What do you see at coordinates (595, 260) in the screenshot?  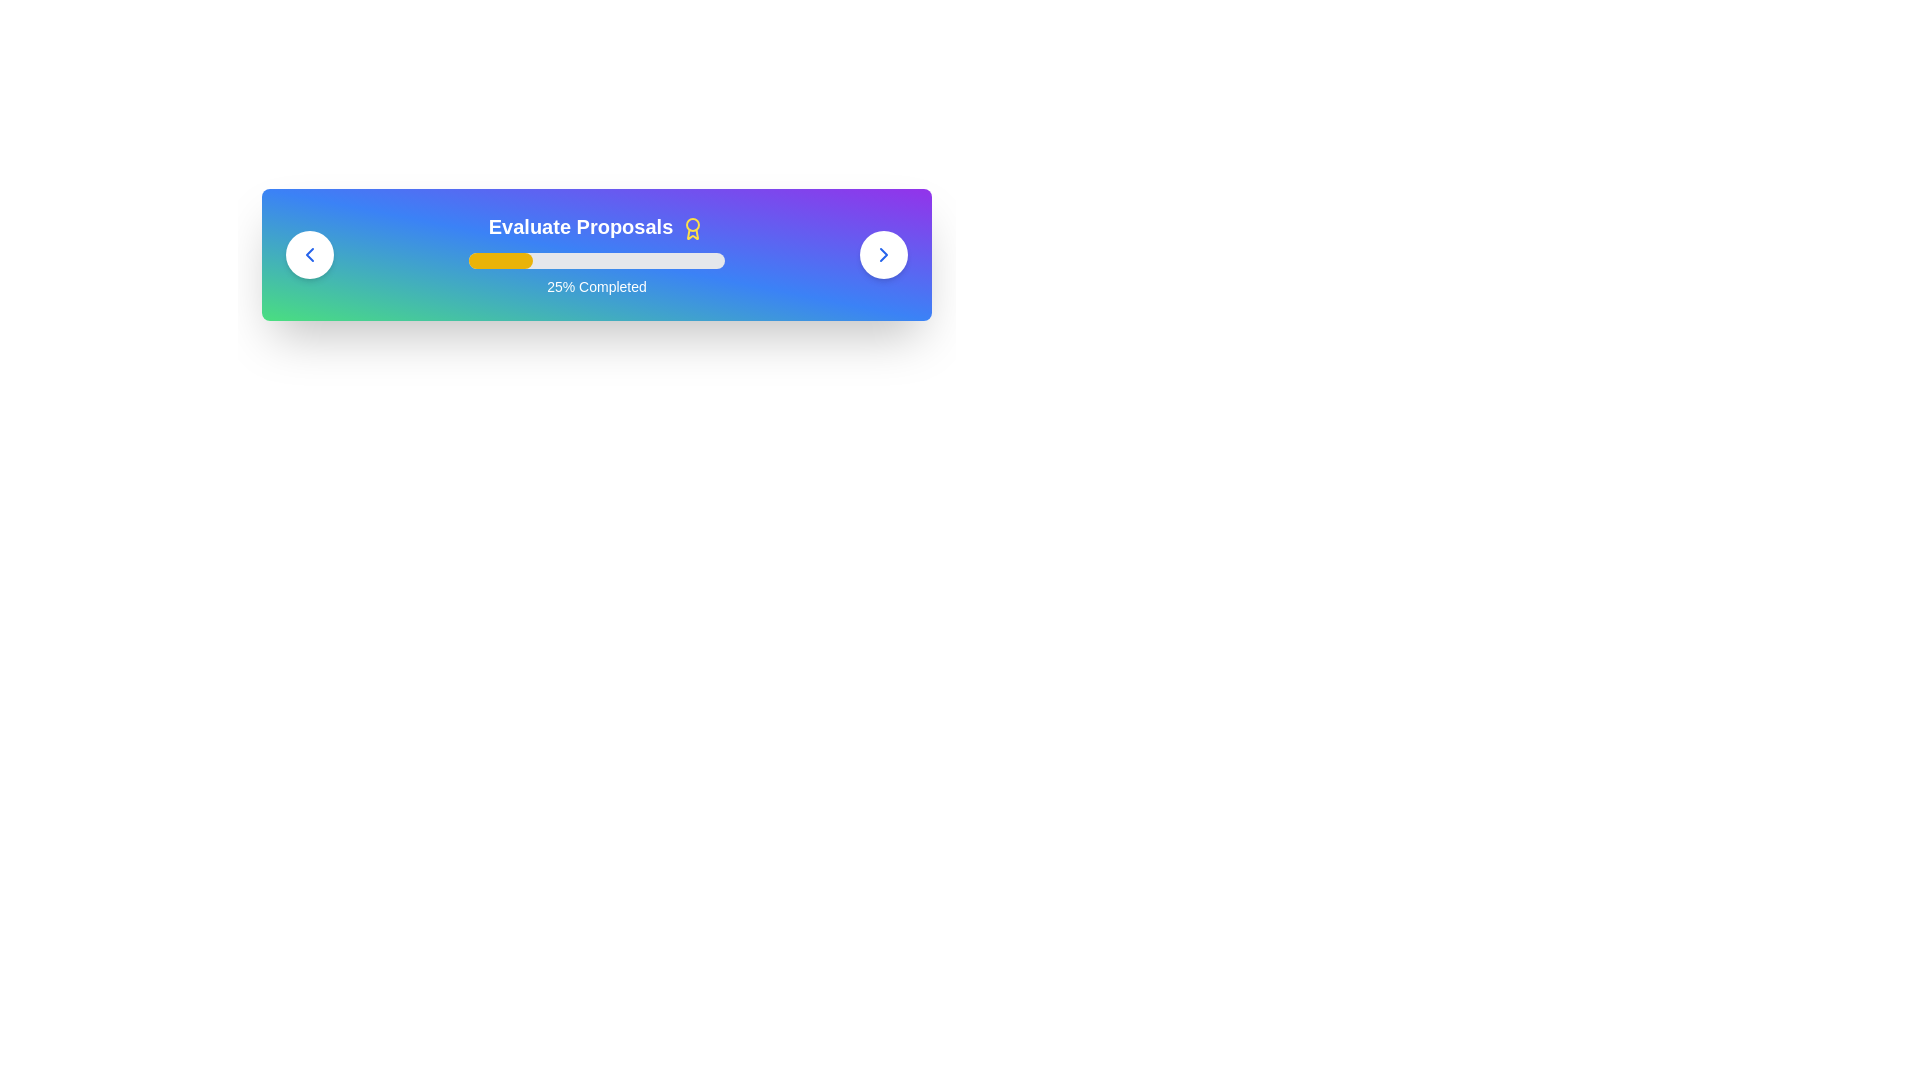 I see `the horizontal progress bar with a rounded gray background and a filled yellow segment indicating 25% completion, located below 'Evaluate Proposals' and above '25% Completed'` at bounding box center [595, 260].